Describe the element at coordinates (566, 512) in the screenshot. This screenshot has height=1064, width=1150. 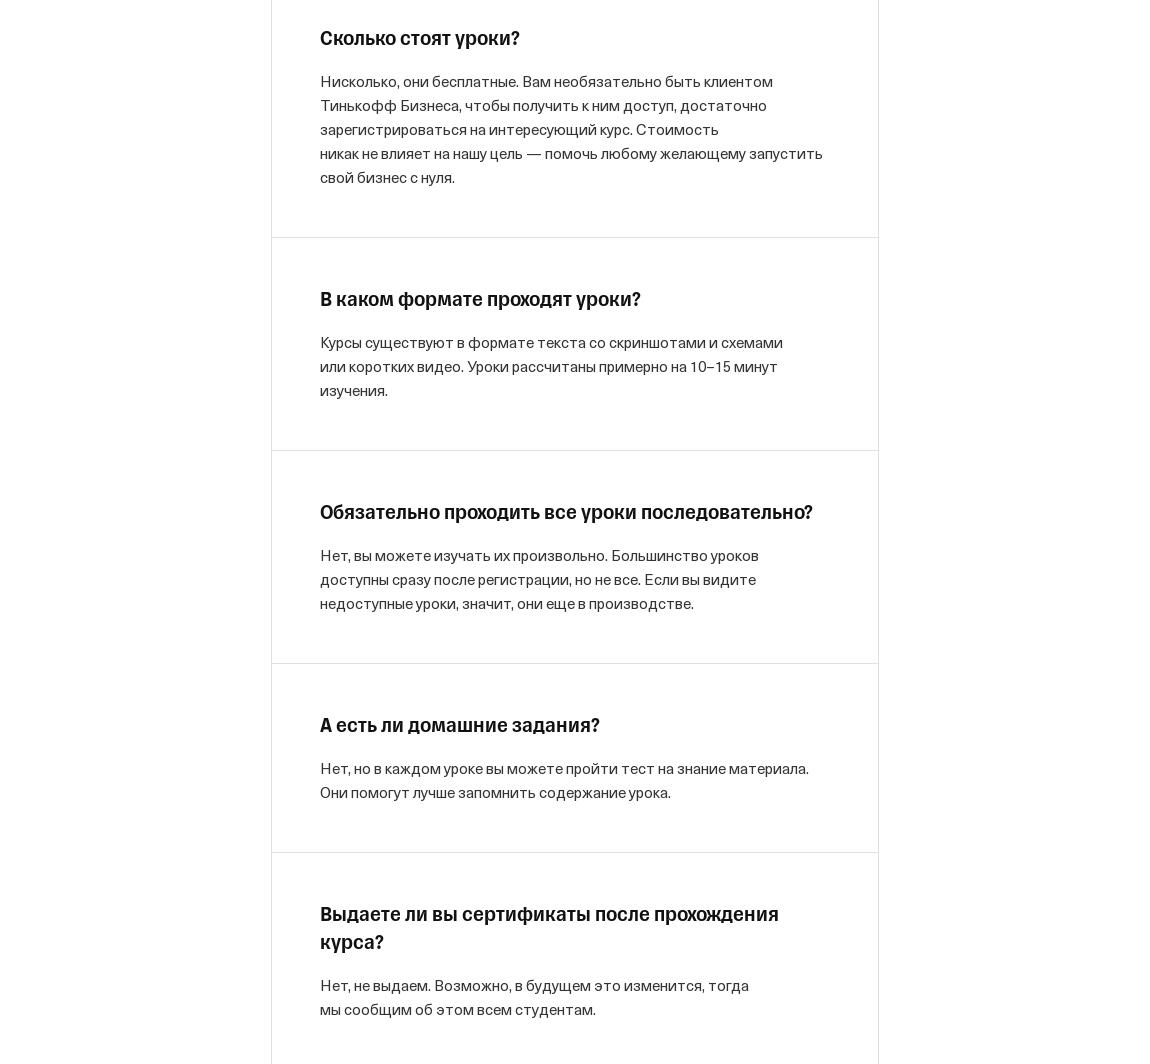
I see `'Обязательно проходить все уроки последовательно?'` at that location.